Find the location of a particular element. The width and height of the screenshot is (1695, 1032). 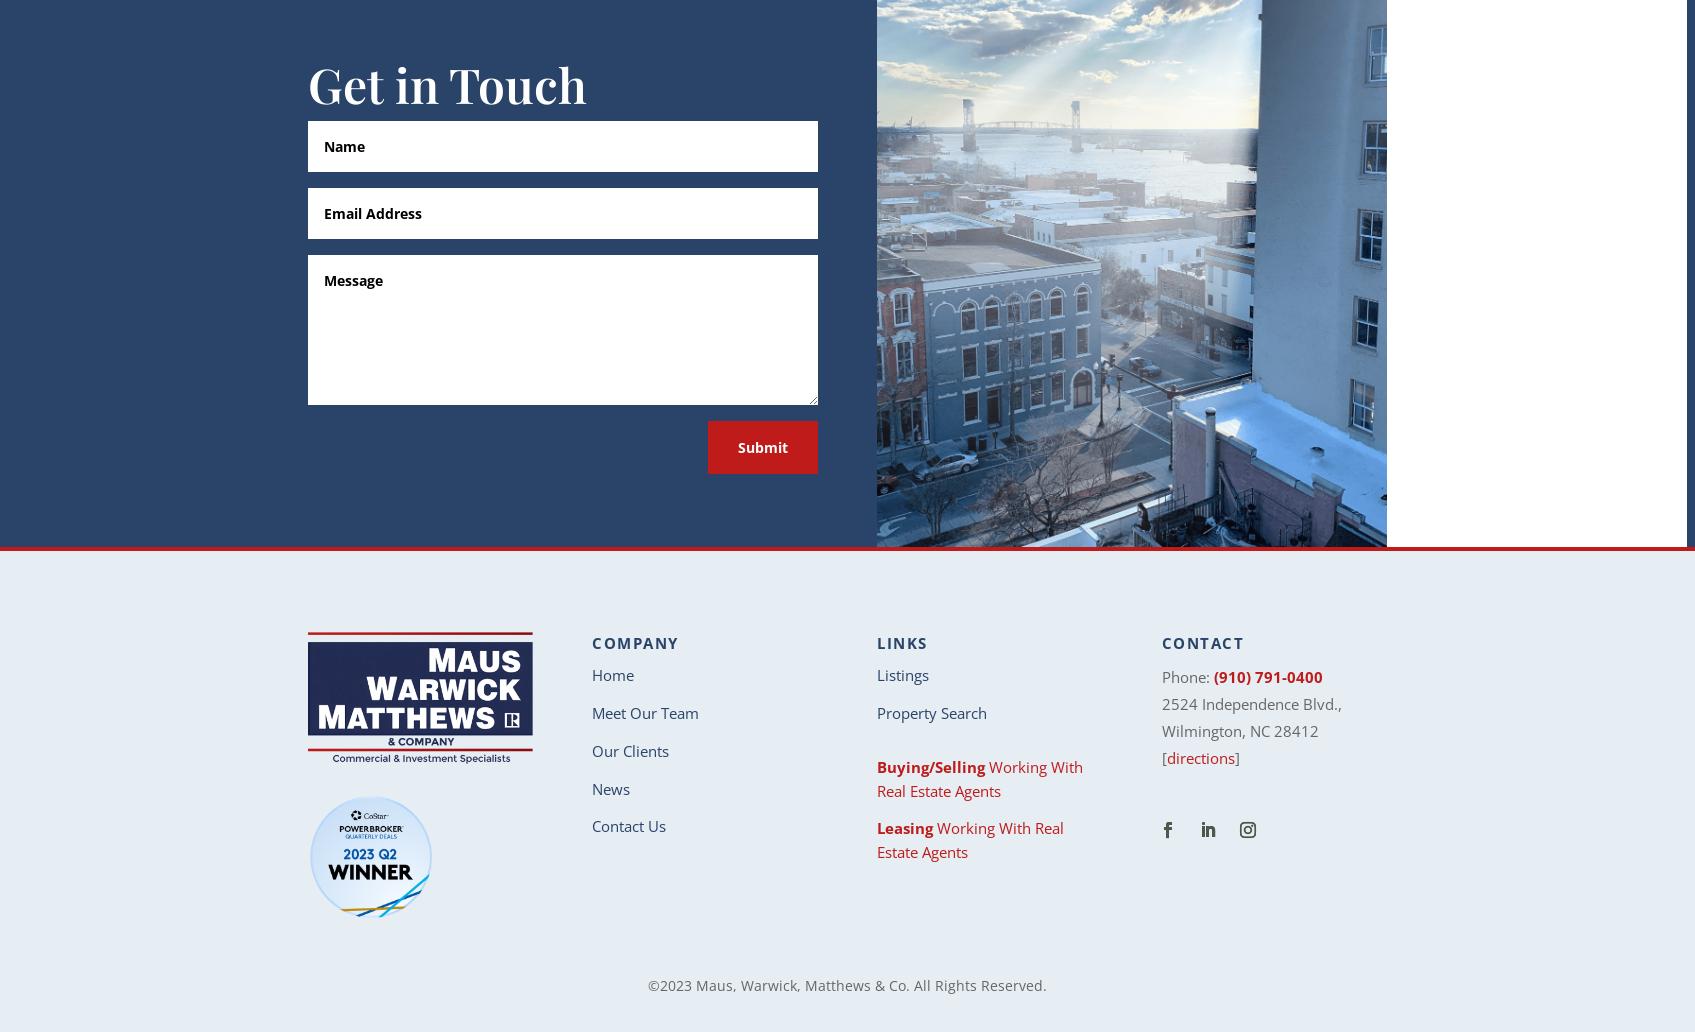

'Home' is located at coordinates (612, 674).